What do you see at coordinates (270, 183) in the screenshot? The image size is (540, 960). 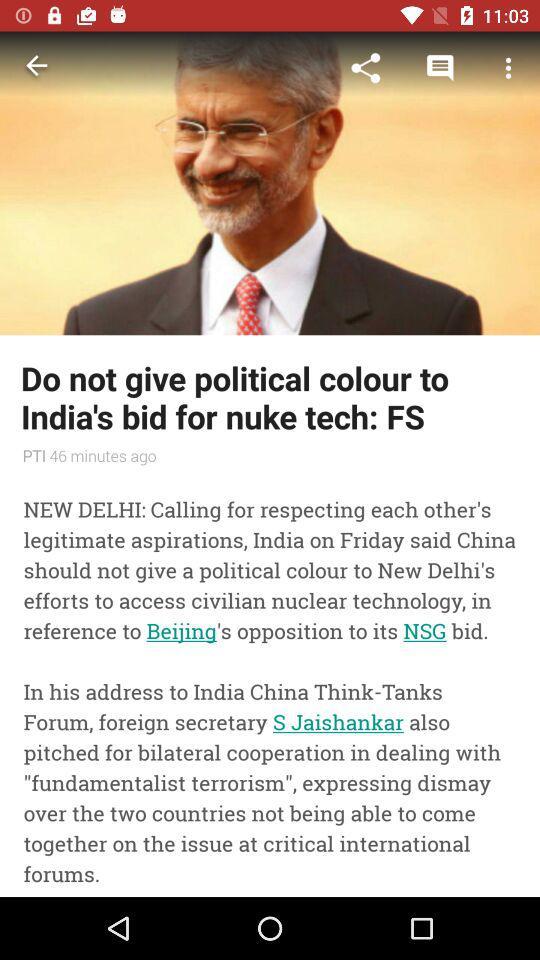 I see `the item above do not give icon` at bounding box center [270, 183].